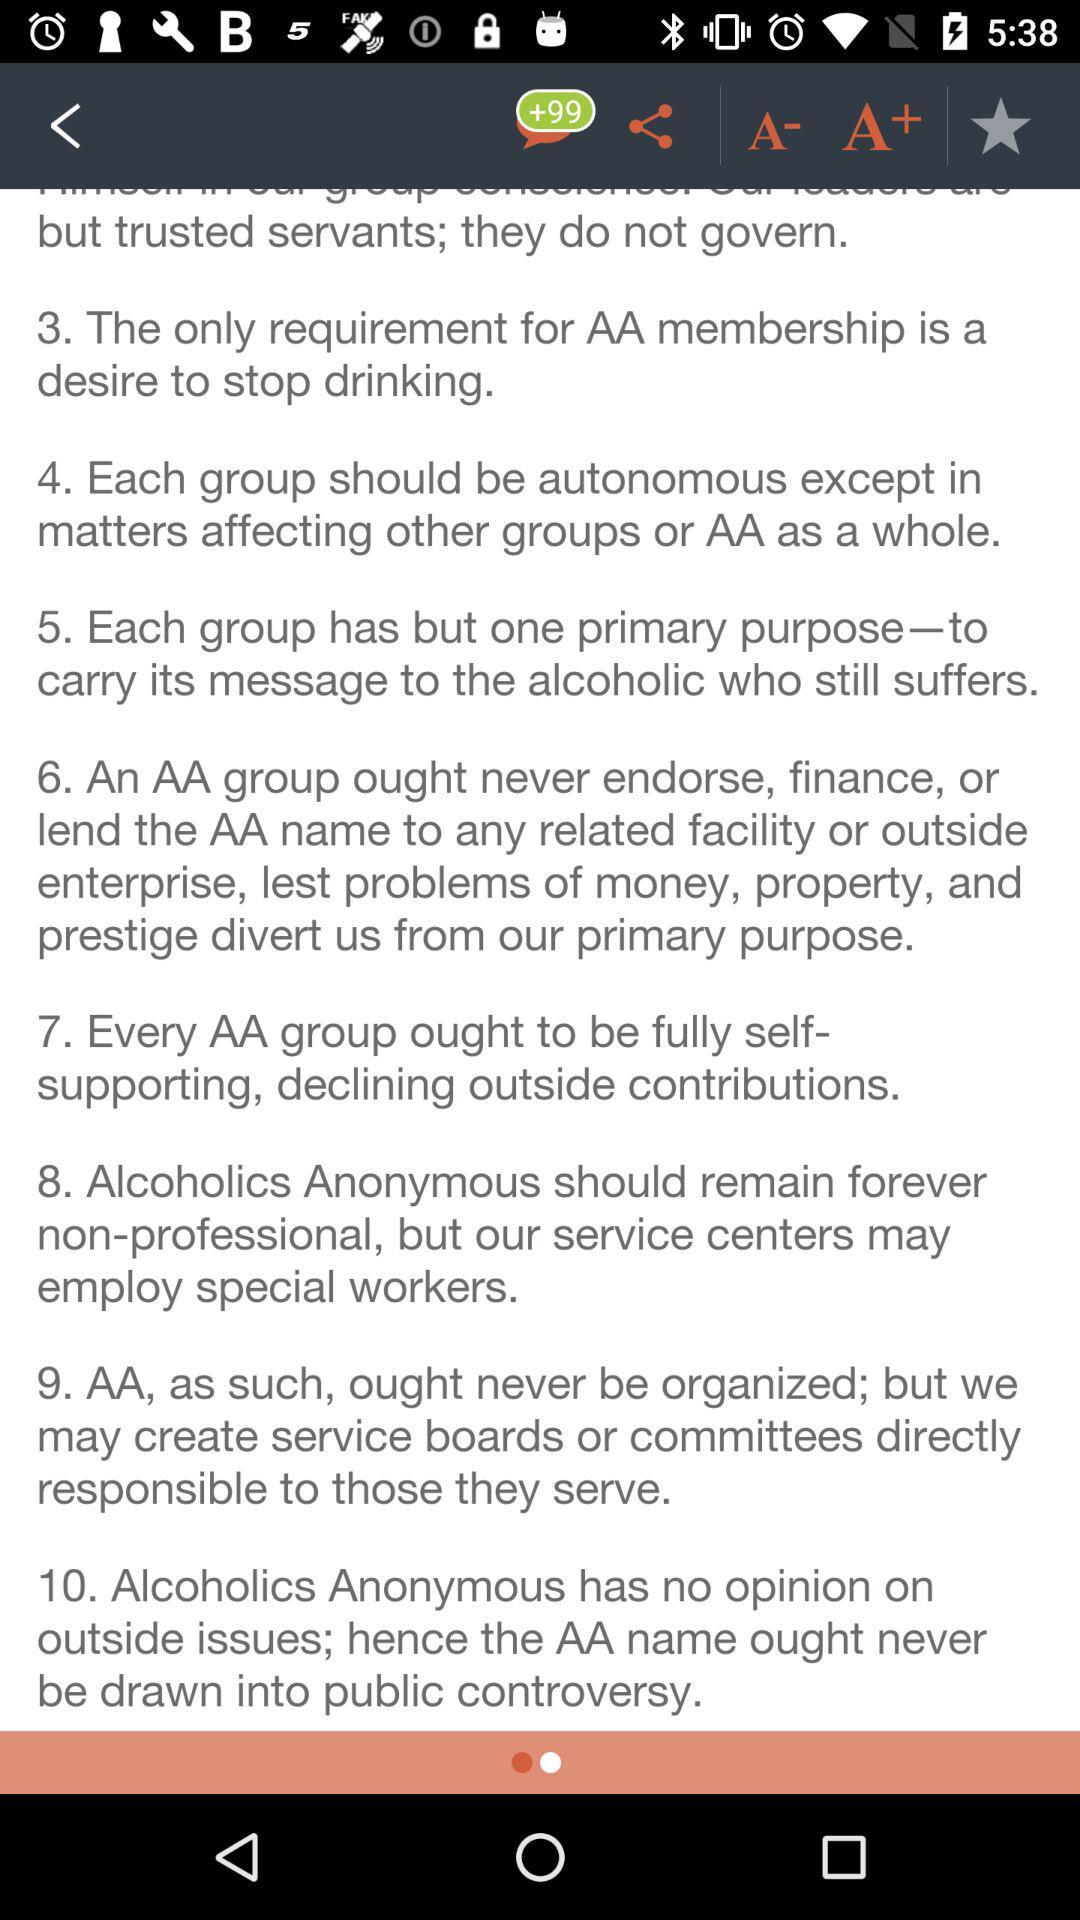 The image size is (1080, 1920). I want to click on message box, so click(546, 124).